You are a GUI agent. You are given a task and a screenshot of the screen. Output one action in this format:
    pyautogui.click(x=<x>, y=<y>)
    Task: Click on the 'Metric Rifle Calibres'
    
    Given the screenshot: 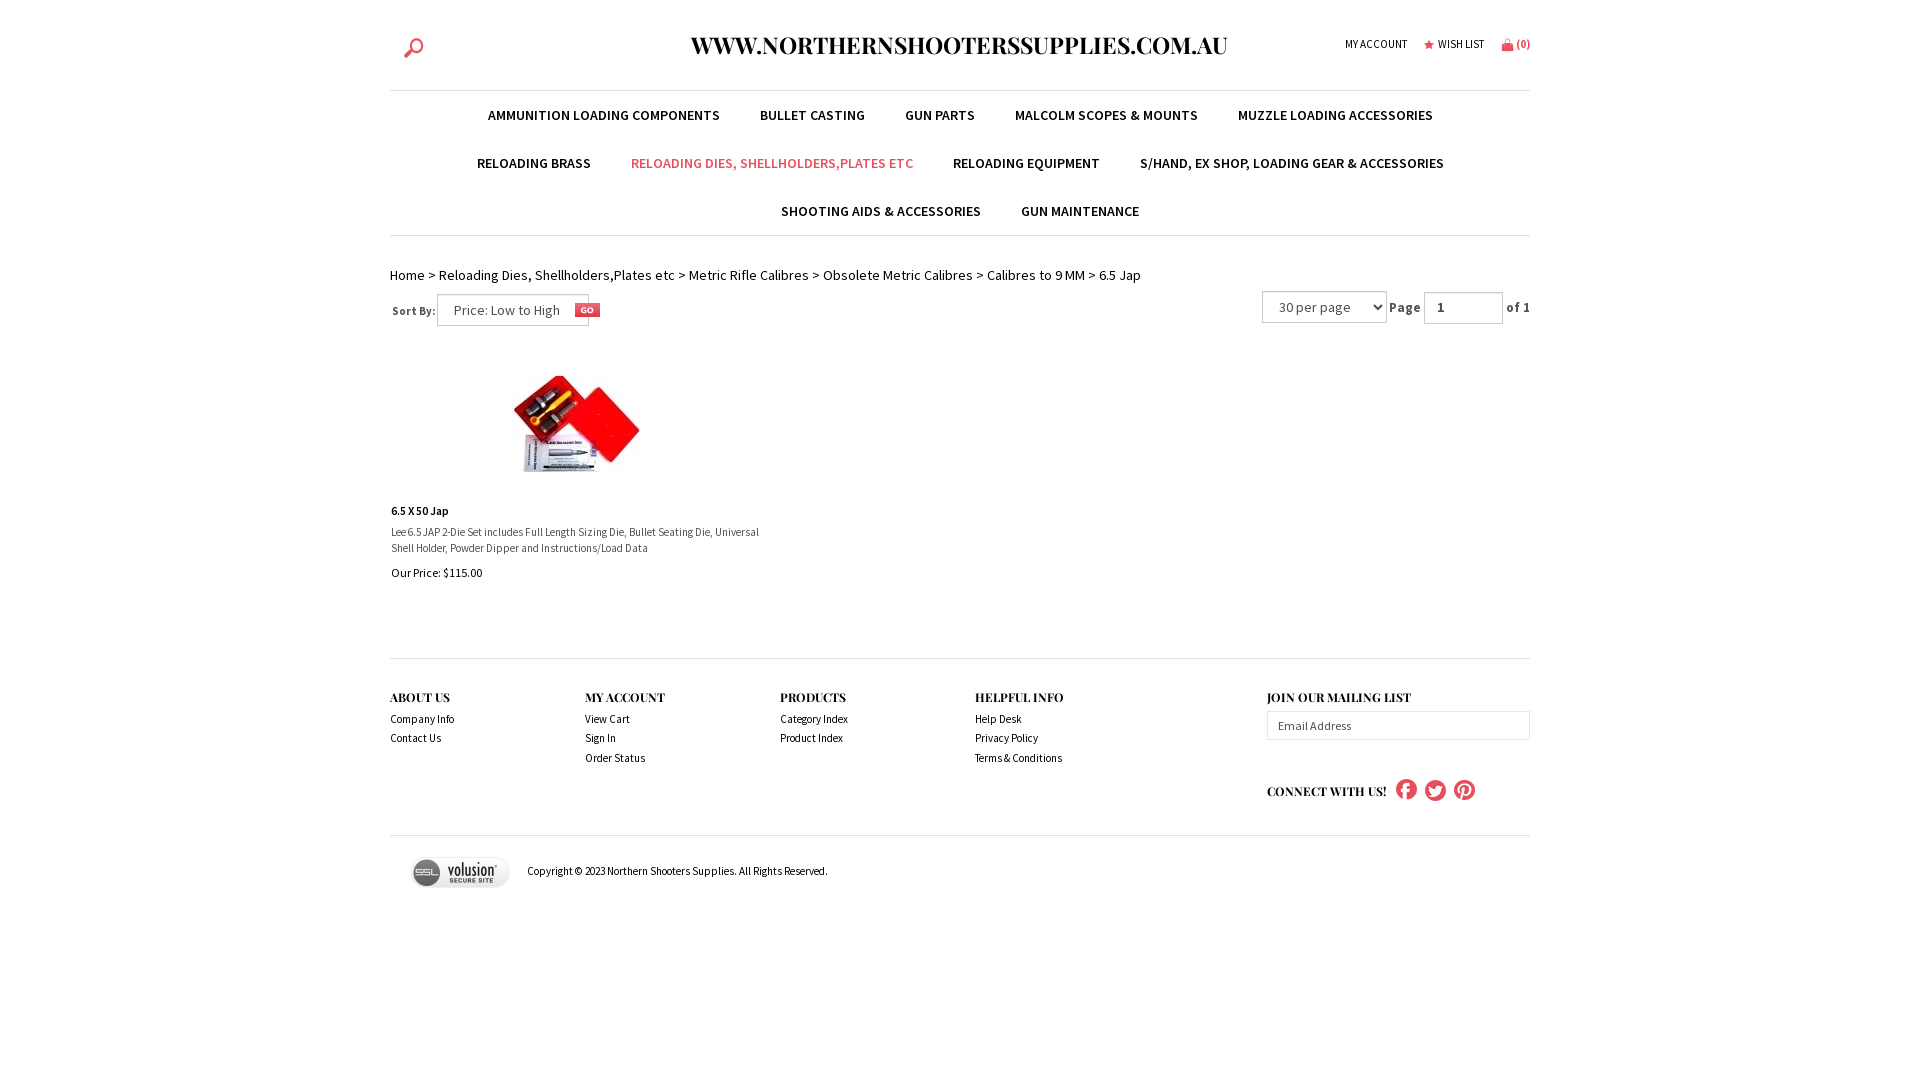 What is the action you would take?
    pyautogui.click(x=747, y=274)
    